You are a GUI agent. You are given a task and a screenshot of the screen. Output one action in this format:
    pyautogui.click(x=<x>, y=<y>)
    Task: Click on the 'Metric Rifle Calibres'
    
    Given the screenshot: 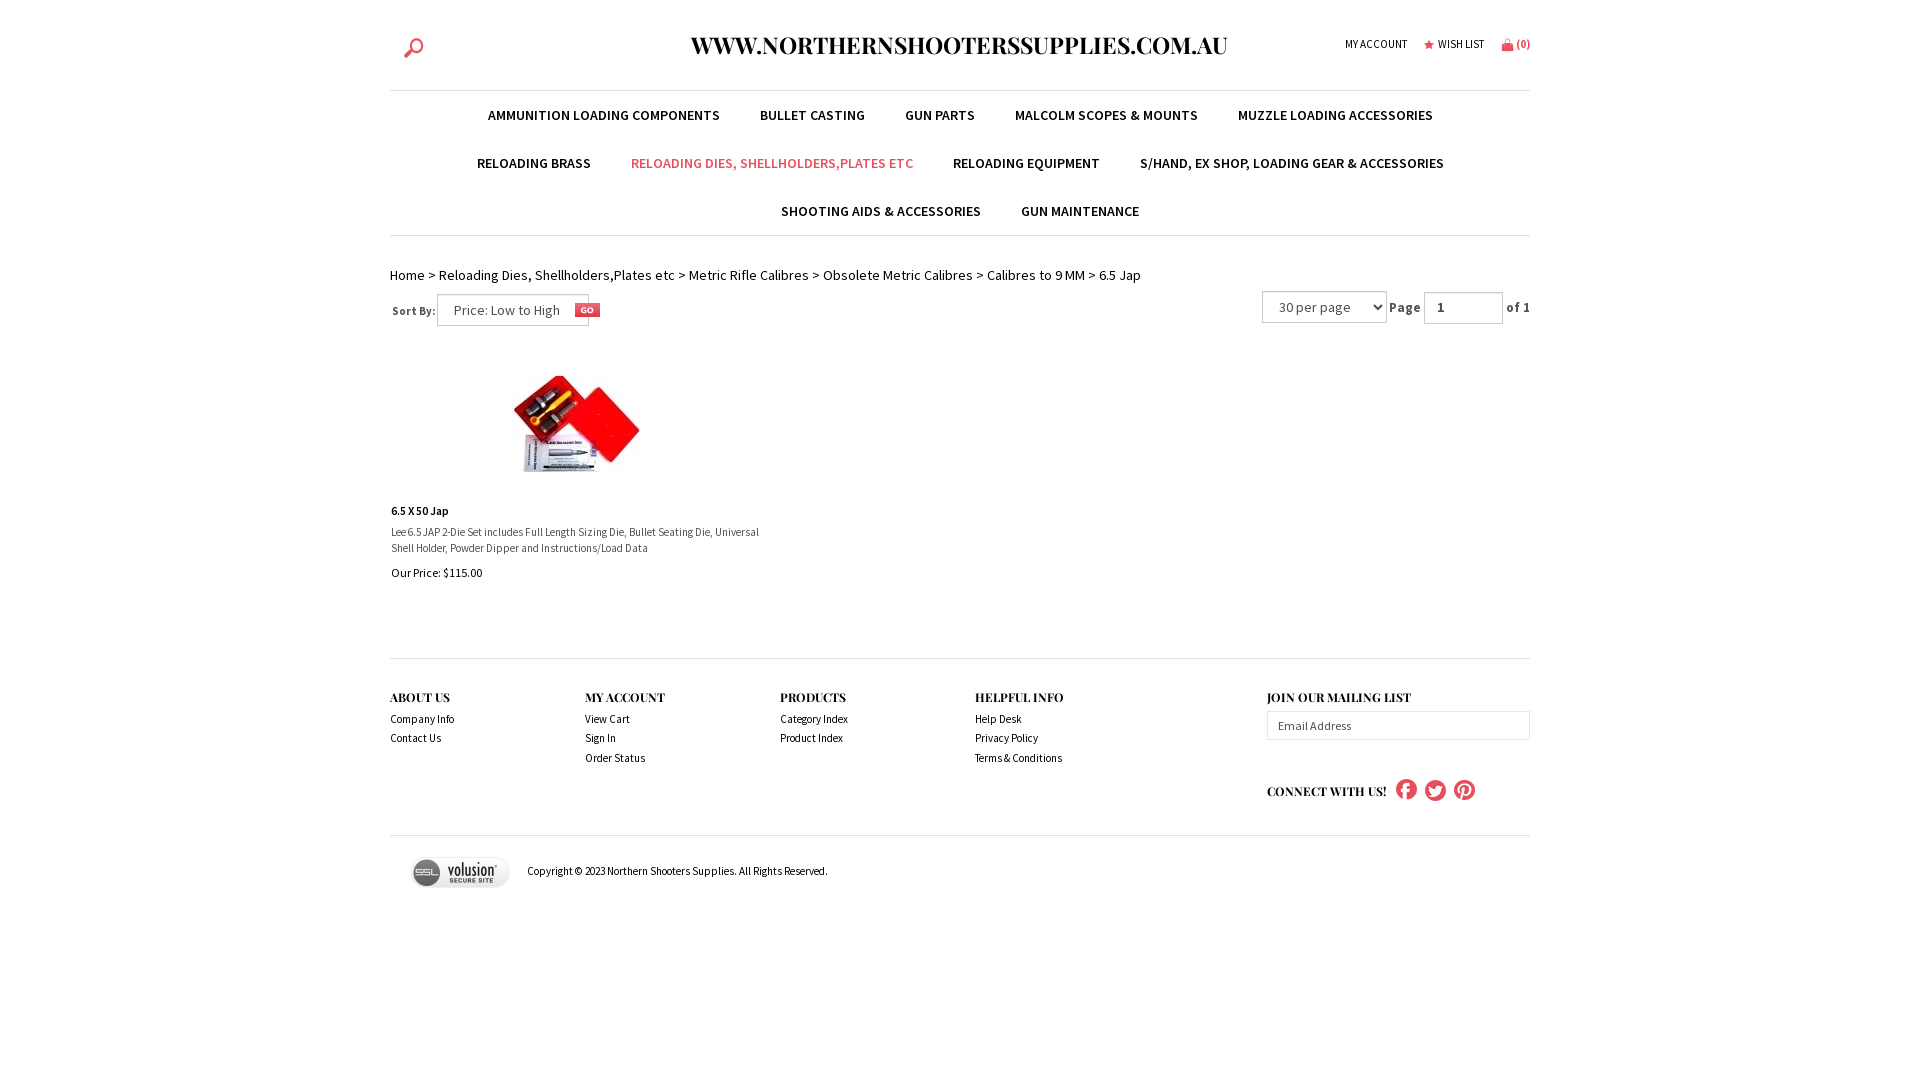 What is the action you would take?
    pyautogui.click(x=747, y=274)
    